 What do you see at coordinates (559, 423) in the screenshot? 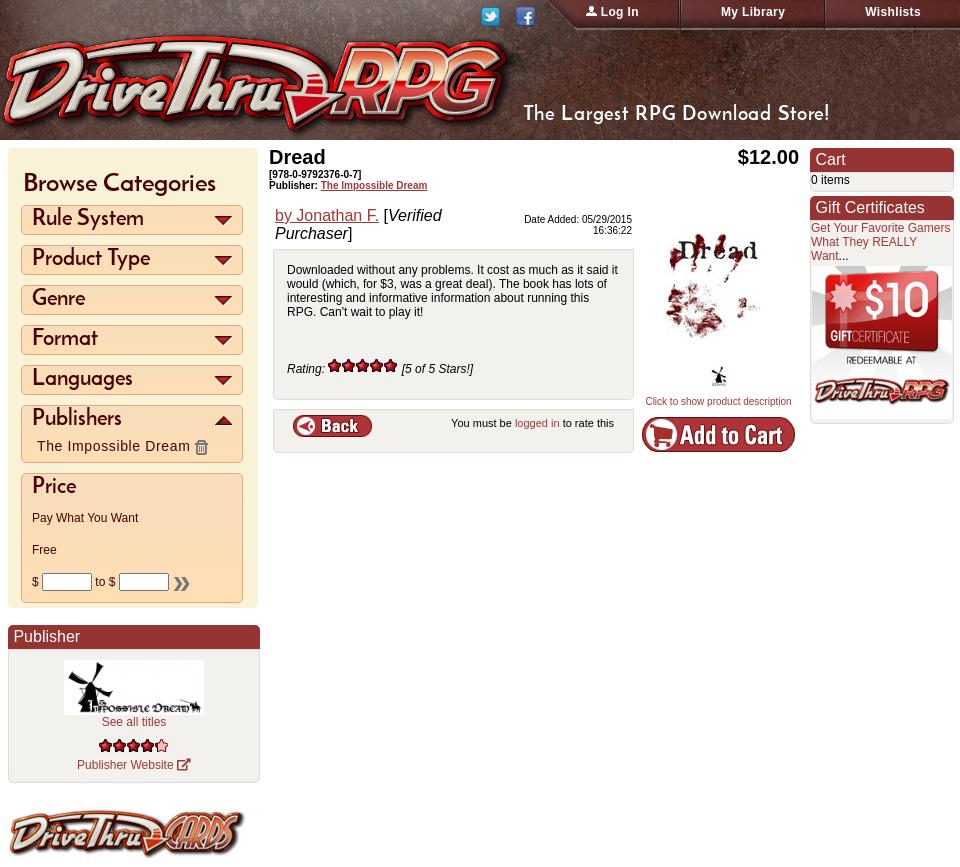
I see `'to rate this'` at bounding box center [559, 423].